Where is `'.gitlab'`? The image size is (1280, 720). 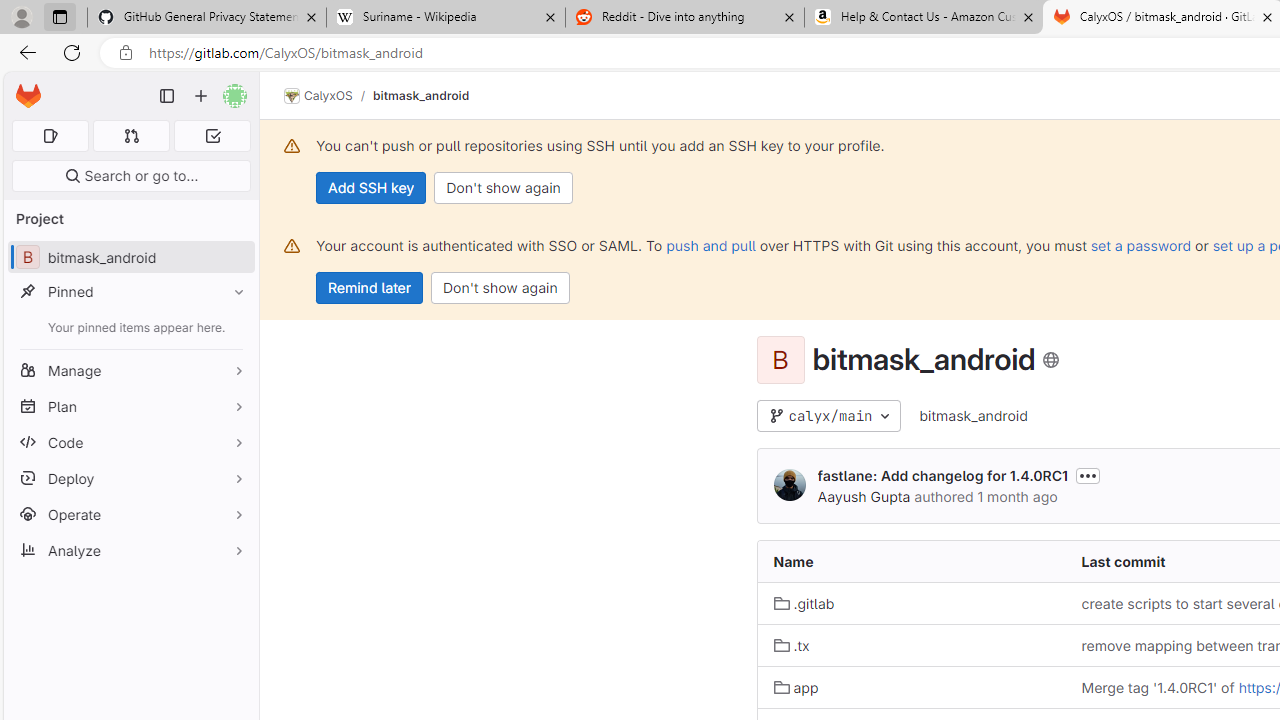
'.gitlab' is located at coordinates (803, 602).